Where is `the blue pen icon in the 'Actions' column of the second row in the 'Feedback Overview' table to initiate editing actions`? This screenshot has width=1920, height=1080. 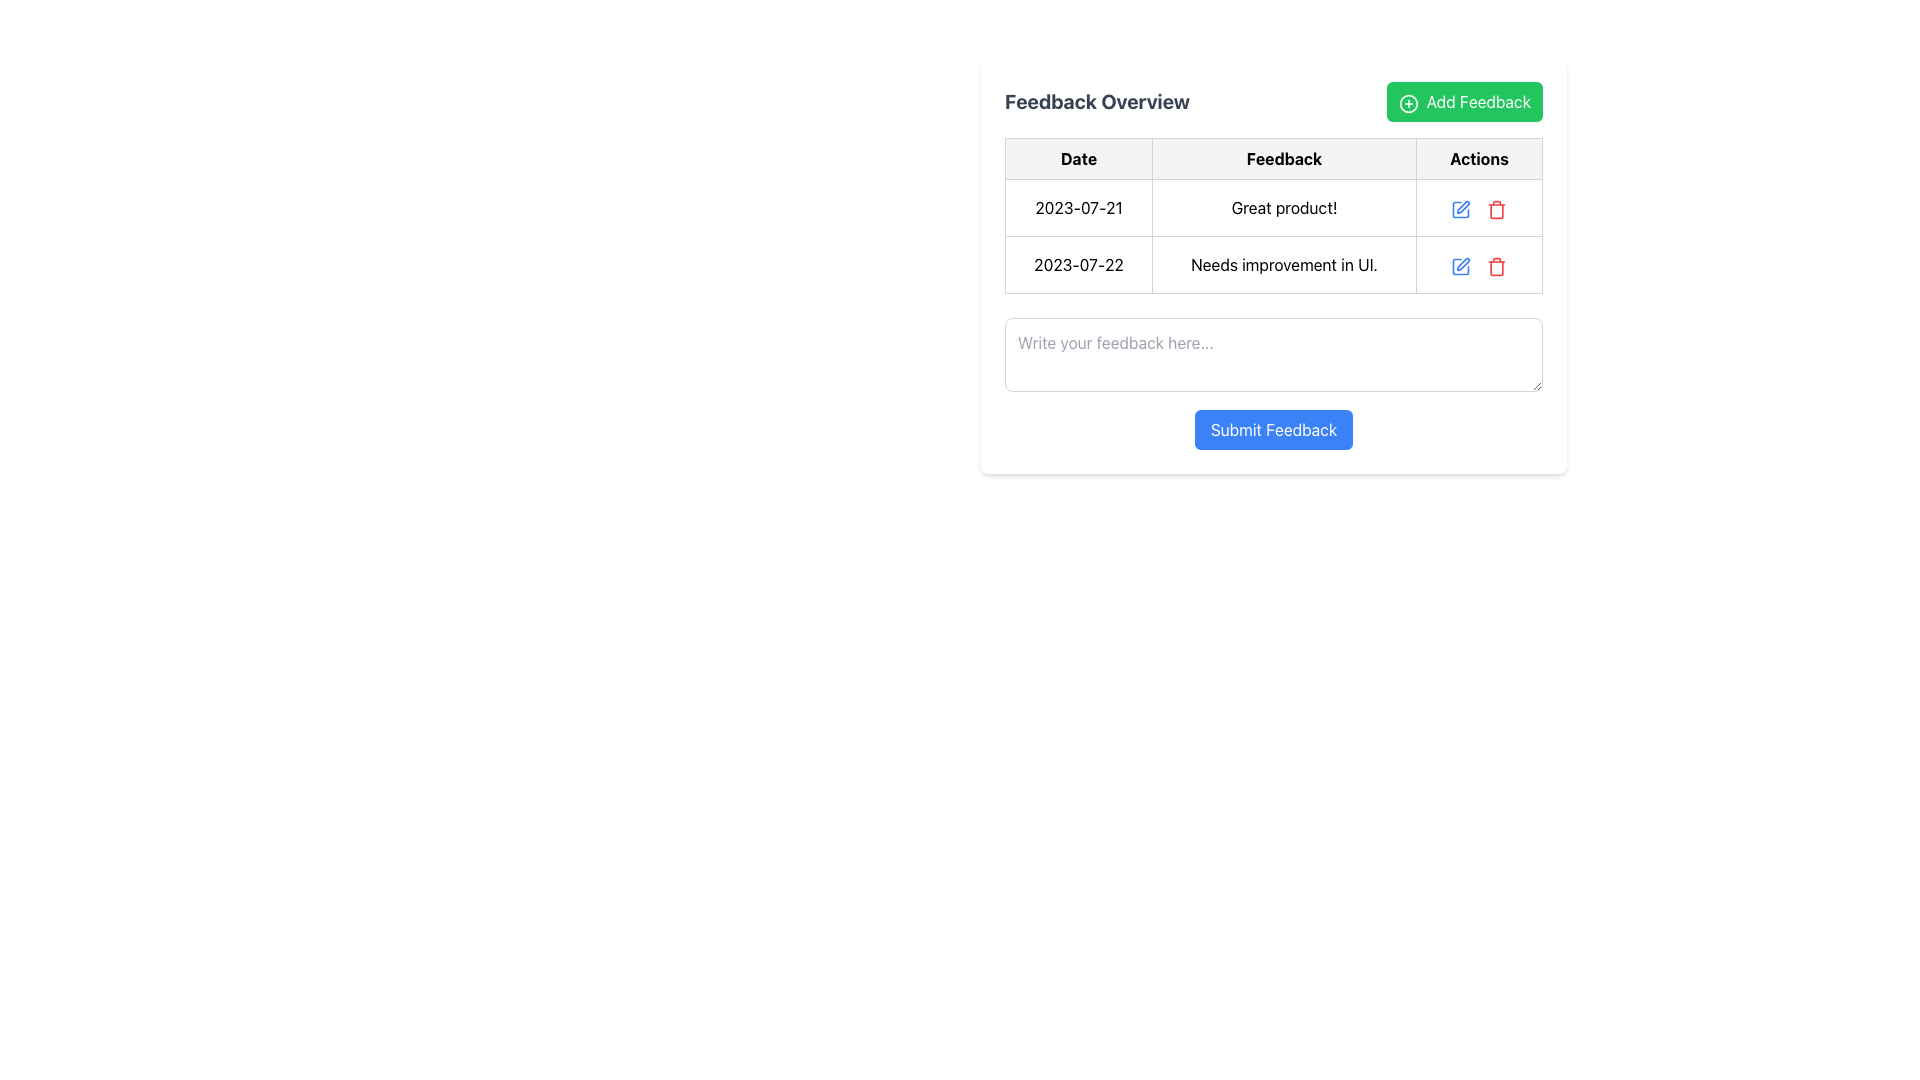 the blue pen icon in the 'Actions' column of the second row in the 'Feedback Overview' table to initiate editing actions is located at coordinates (1461, 265).